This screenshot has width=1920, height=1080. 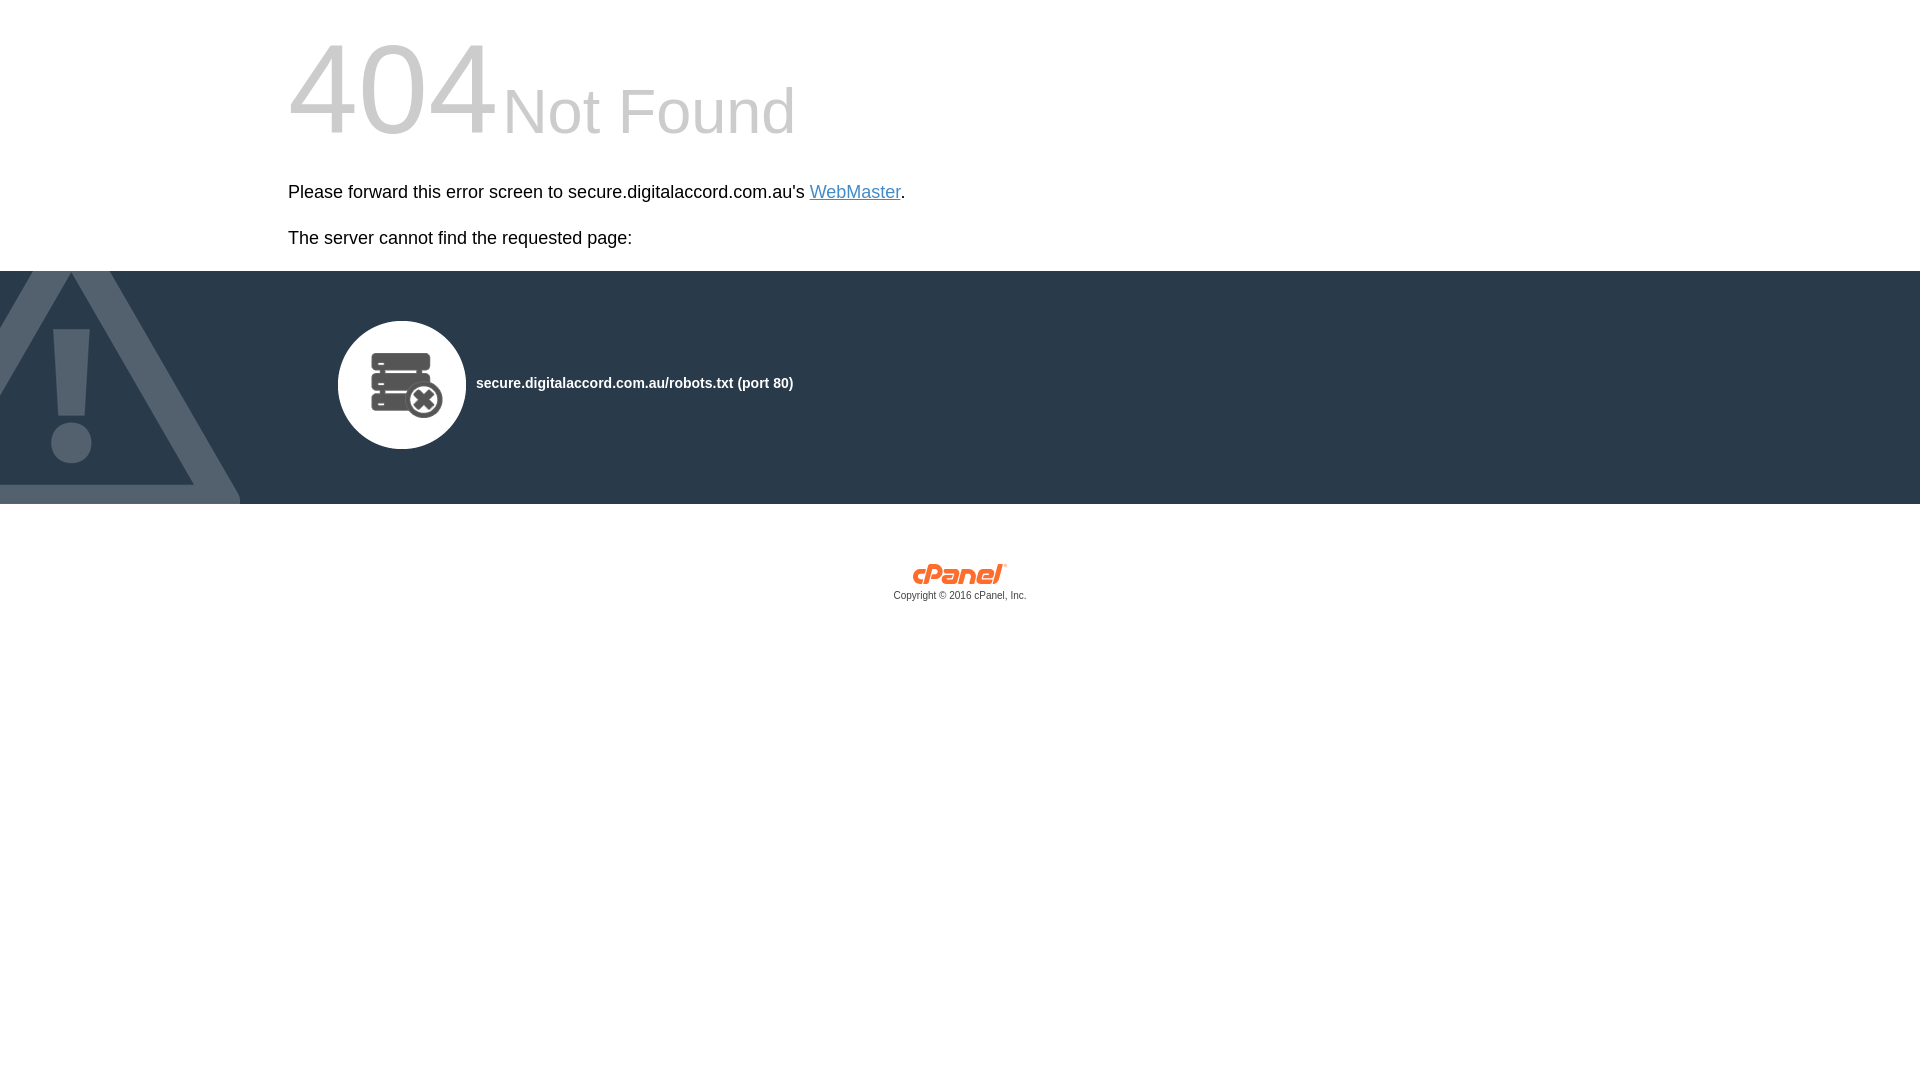 I want to click on 'WebMaster', so click(x=855, y=192).